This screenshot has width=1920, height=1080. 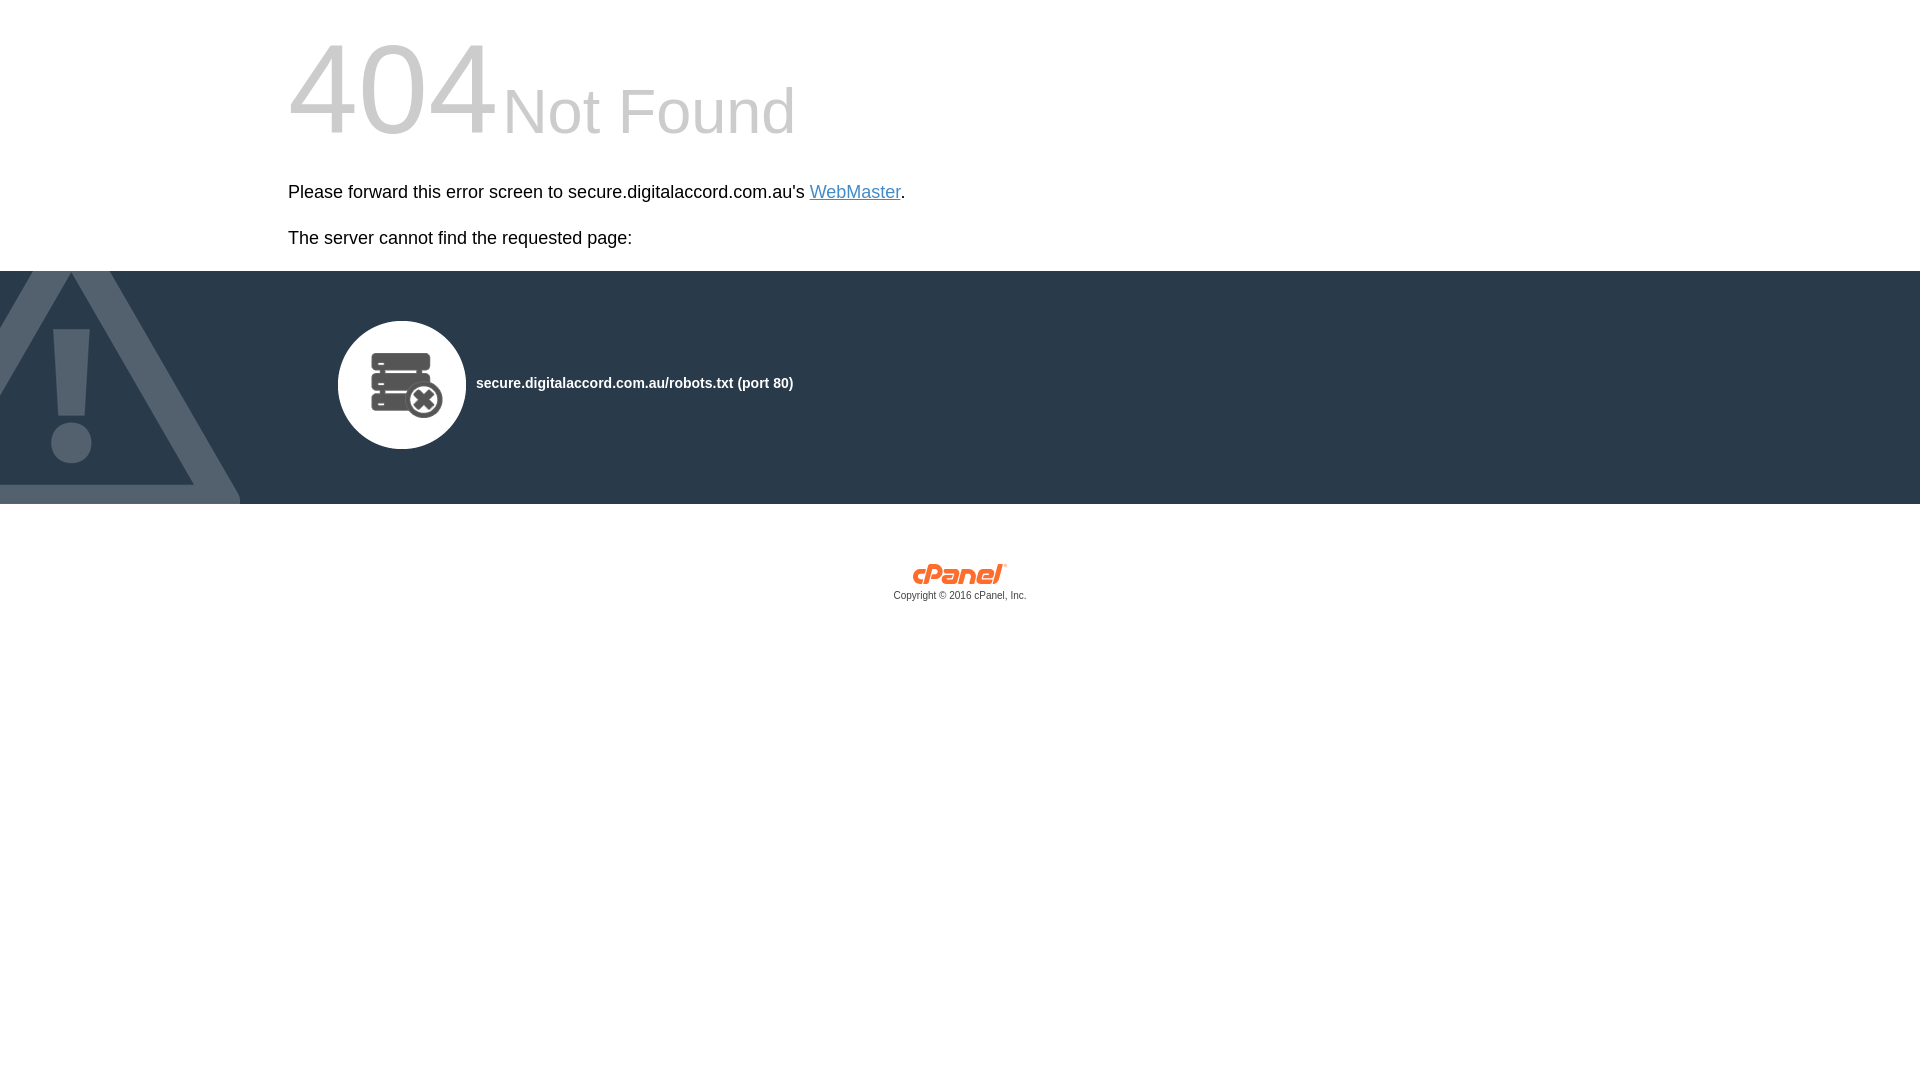 I want to click on 'WebMaster', so click(x=855, y=192).